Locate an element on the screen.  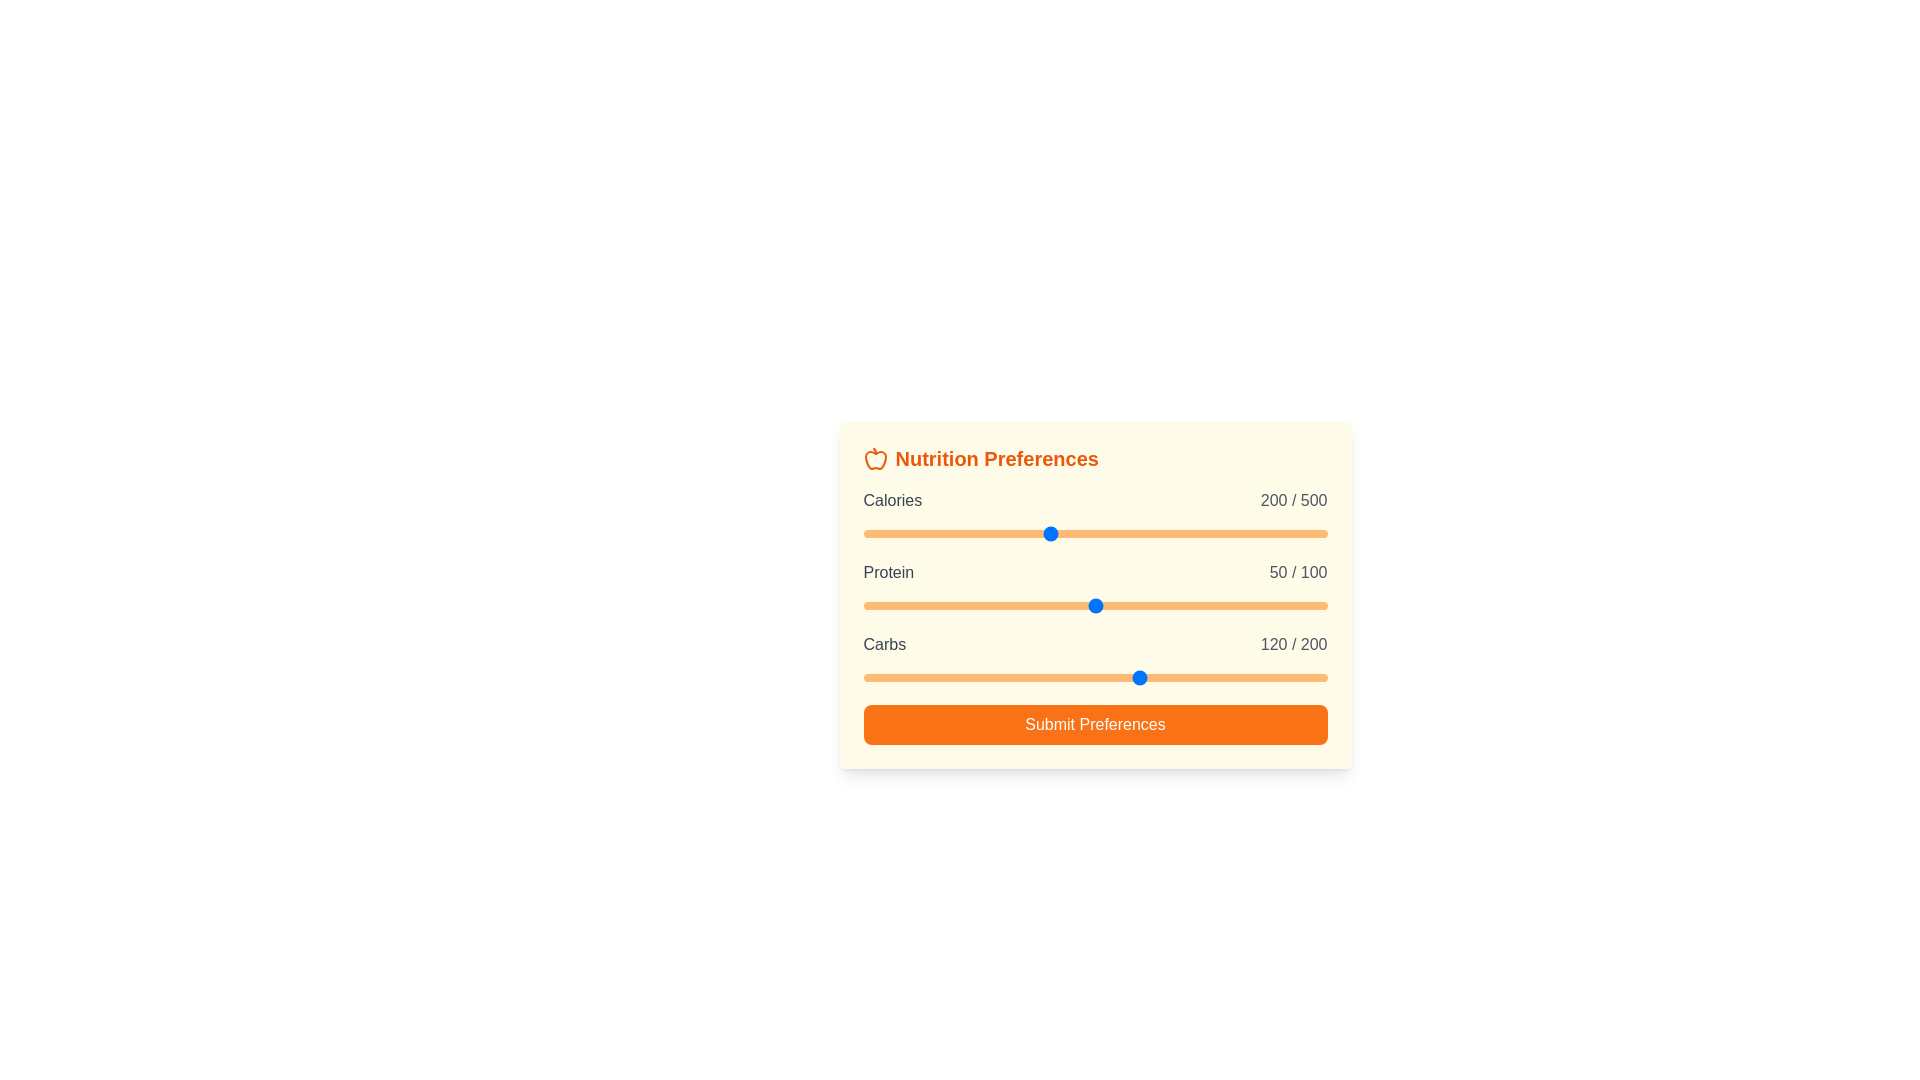
the carbs value is located at coordinates (1080, 677).